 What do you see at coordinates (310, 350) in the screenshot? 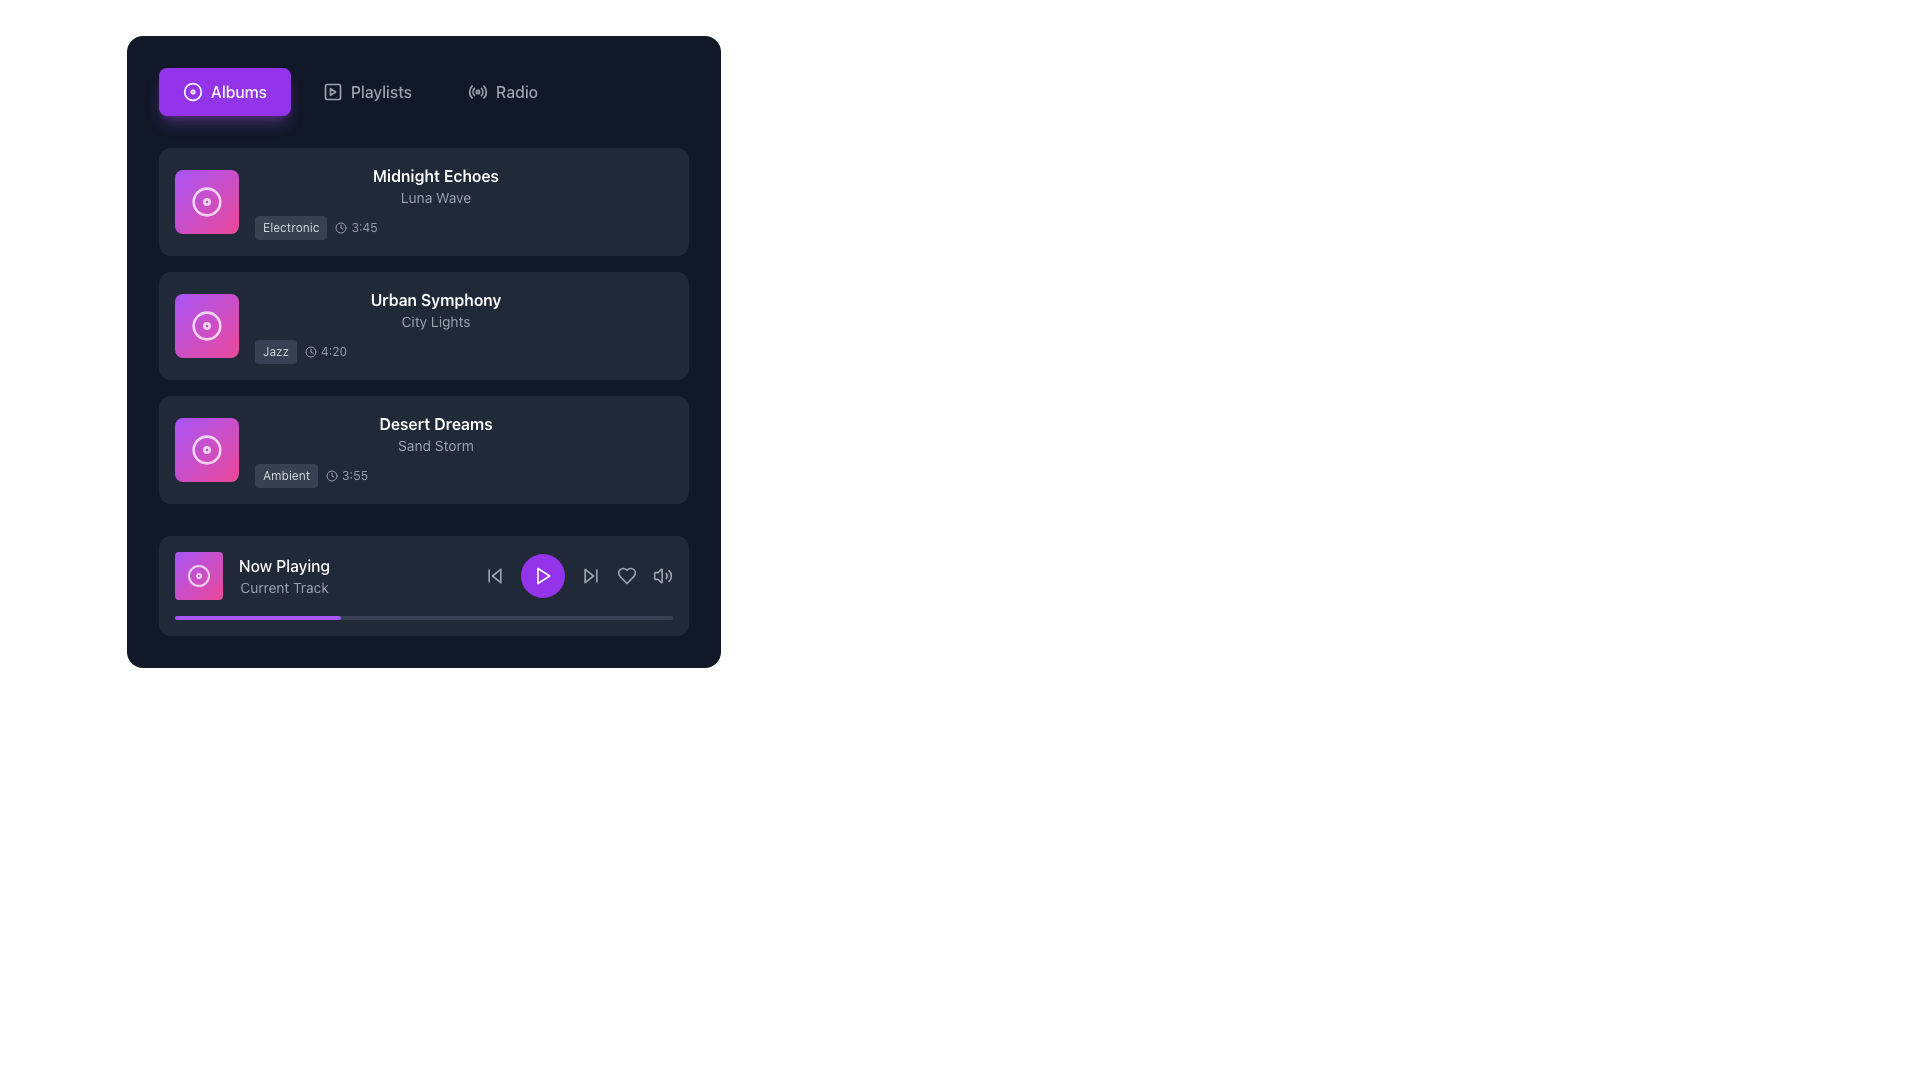
I see `the decorative circle within the SVG graphic of the clock icon, which is located to the left of the duration text '4:20' for the track 'Urban Symphony'` at bounding box center [310, 350].